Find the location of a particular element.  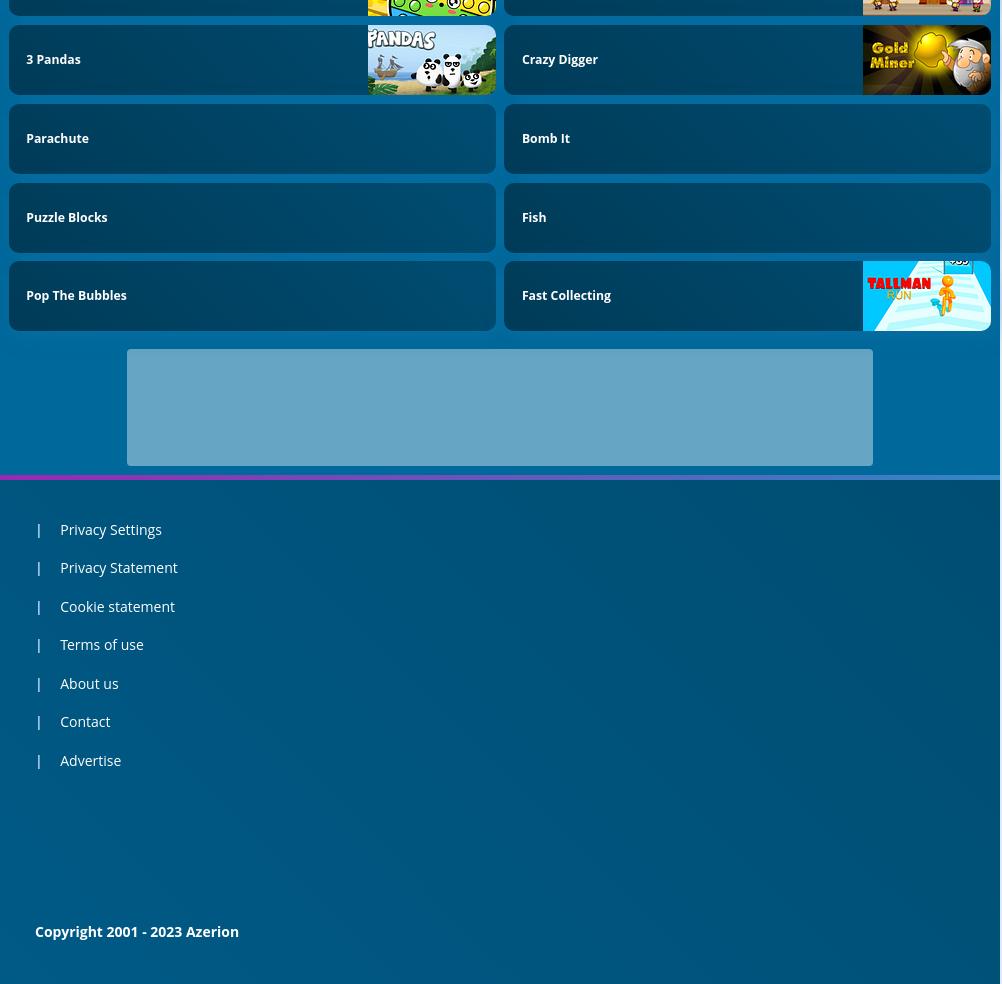

'Contact' is located at coordinates (84, 721).